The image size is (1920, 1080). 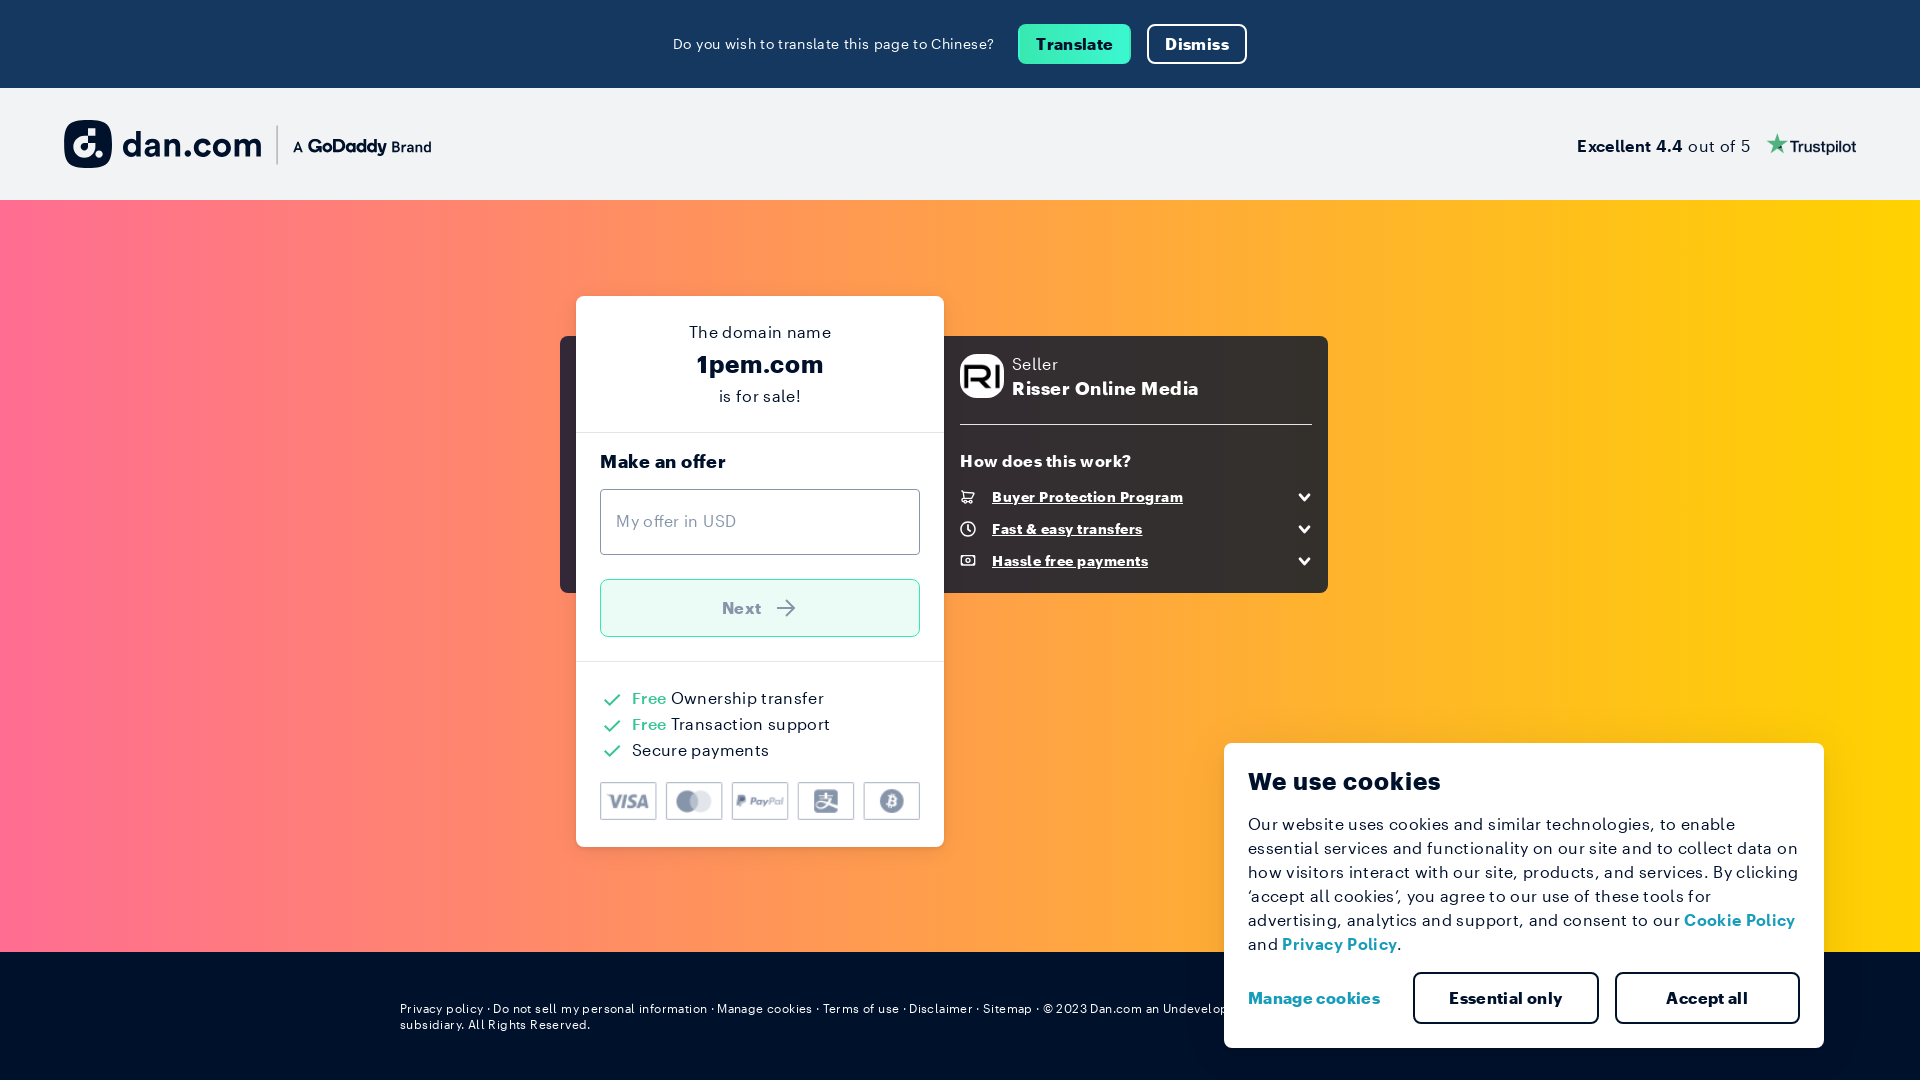 What do you see at coordinates (758, 607) in the screenshot?
I see `'Next` at bounding box center [758, 607].